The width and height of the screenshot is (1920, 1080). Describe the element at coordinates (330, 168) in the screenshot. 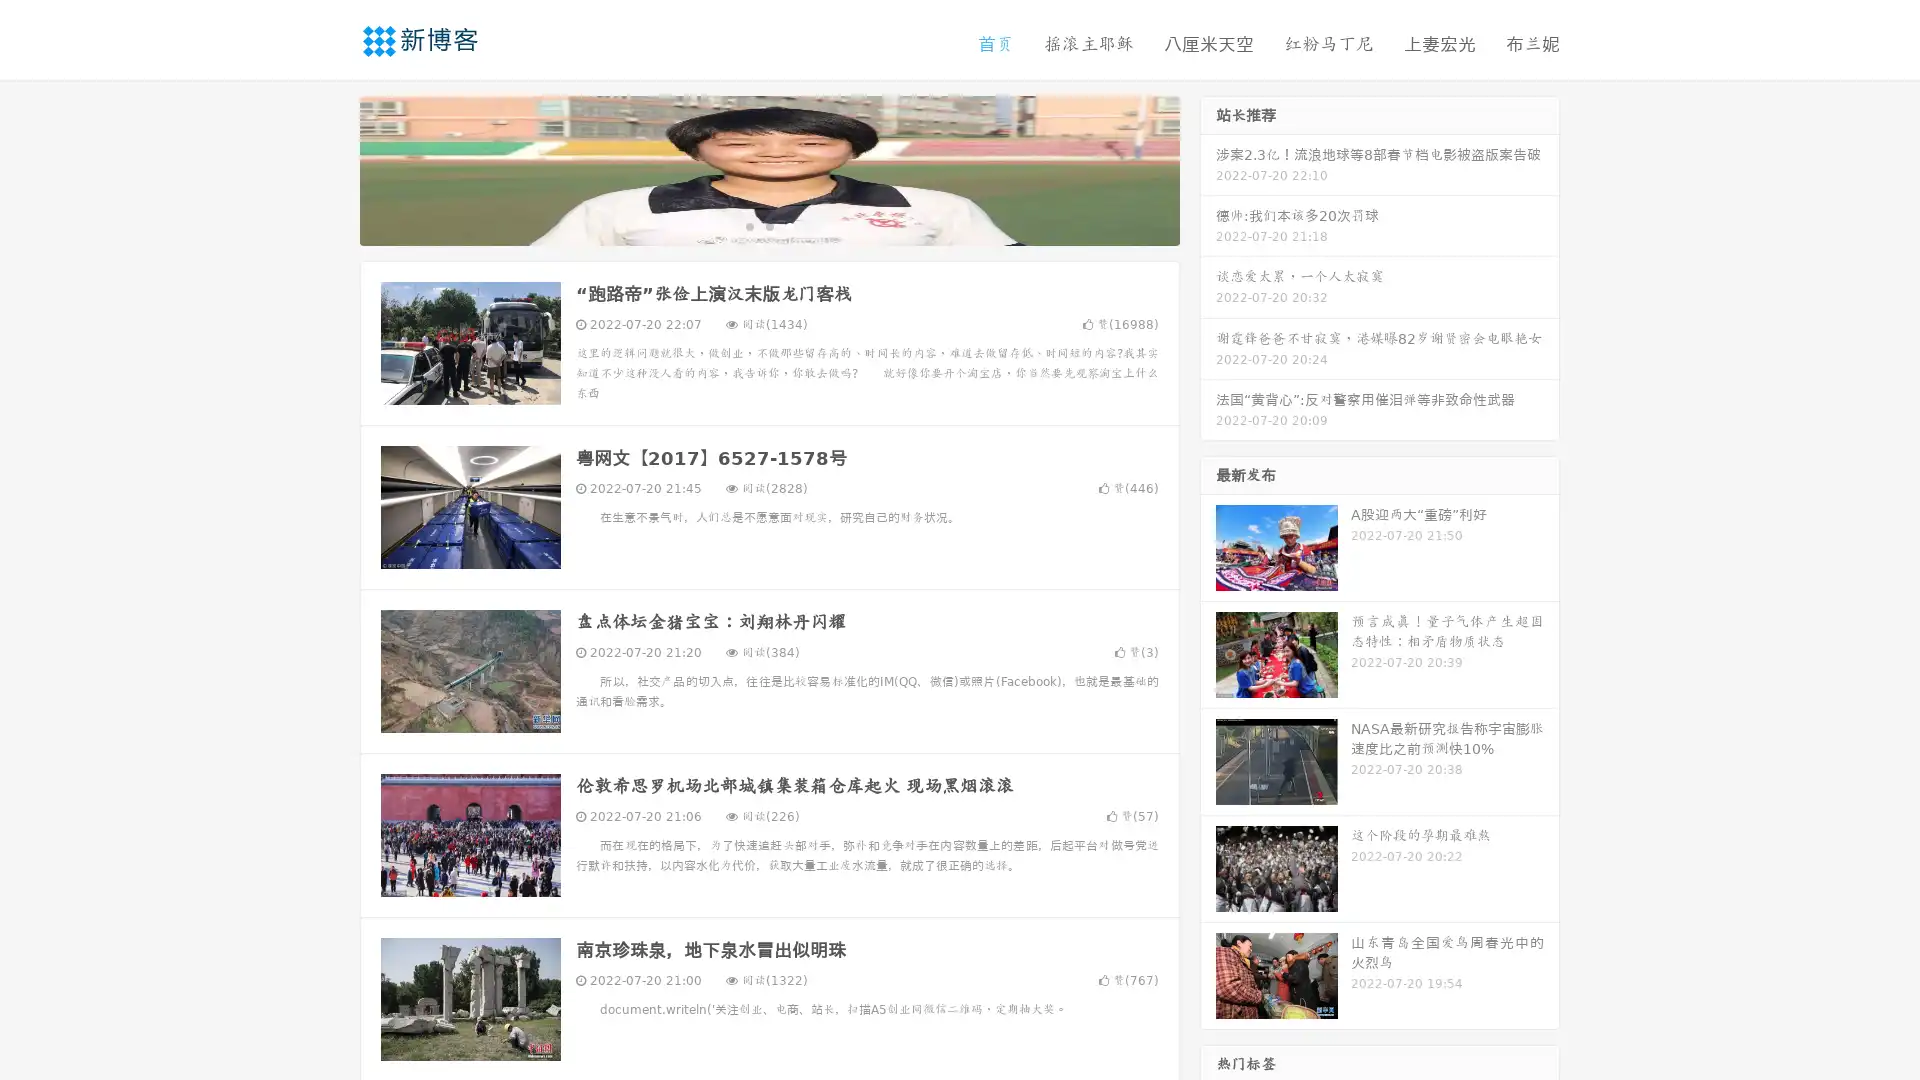

I see `Previous slide` at that location.